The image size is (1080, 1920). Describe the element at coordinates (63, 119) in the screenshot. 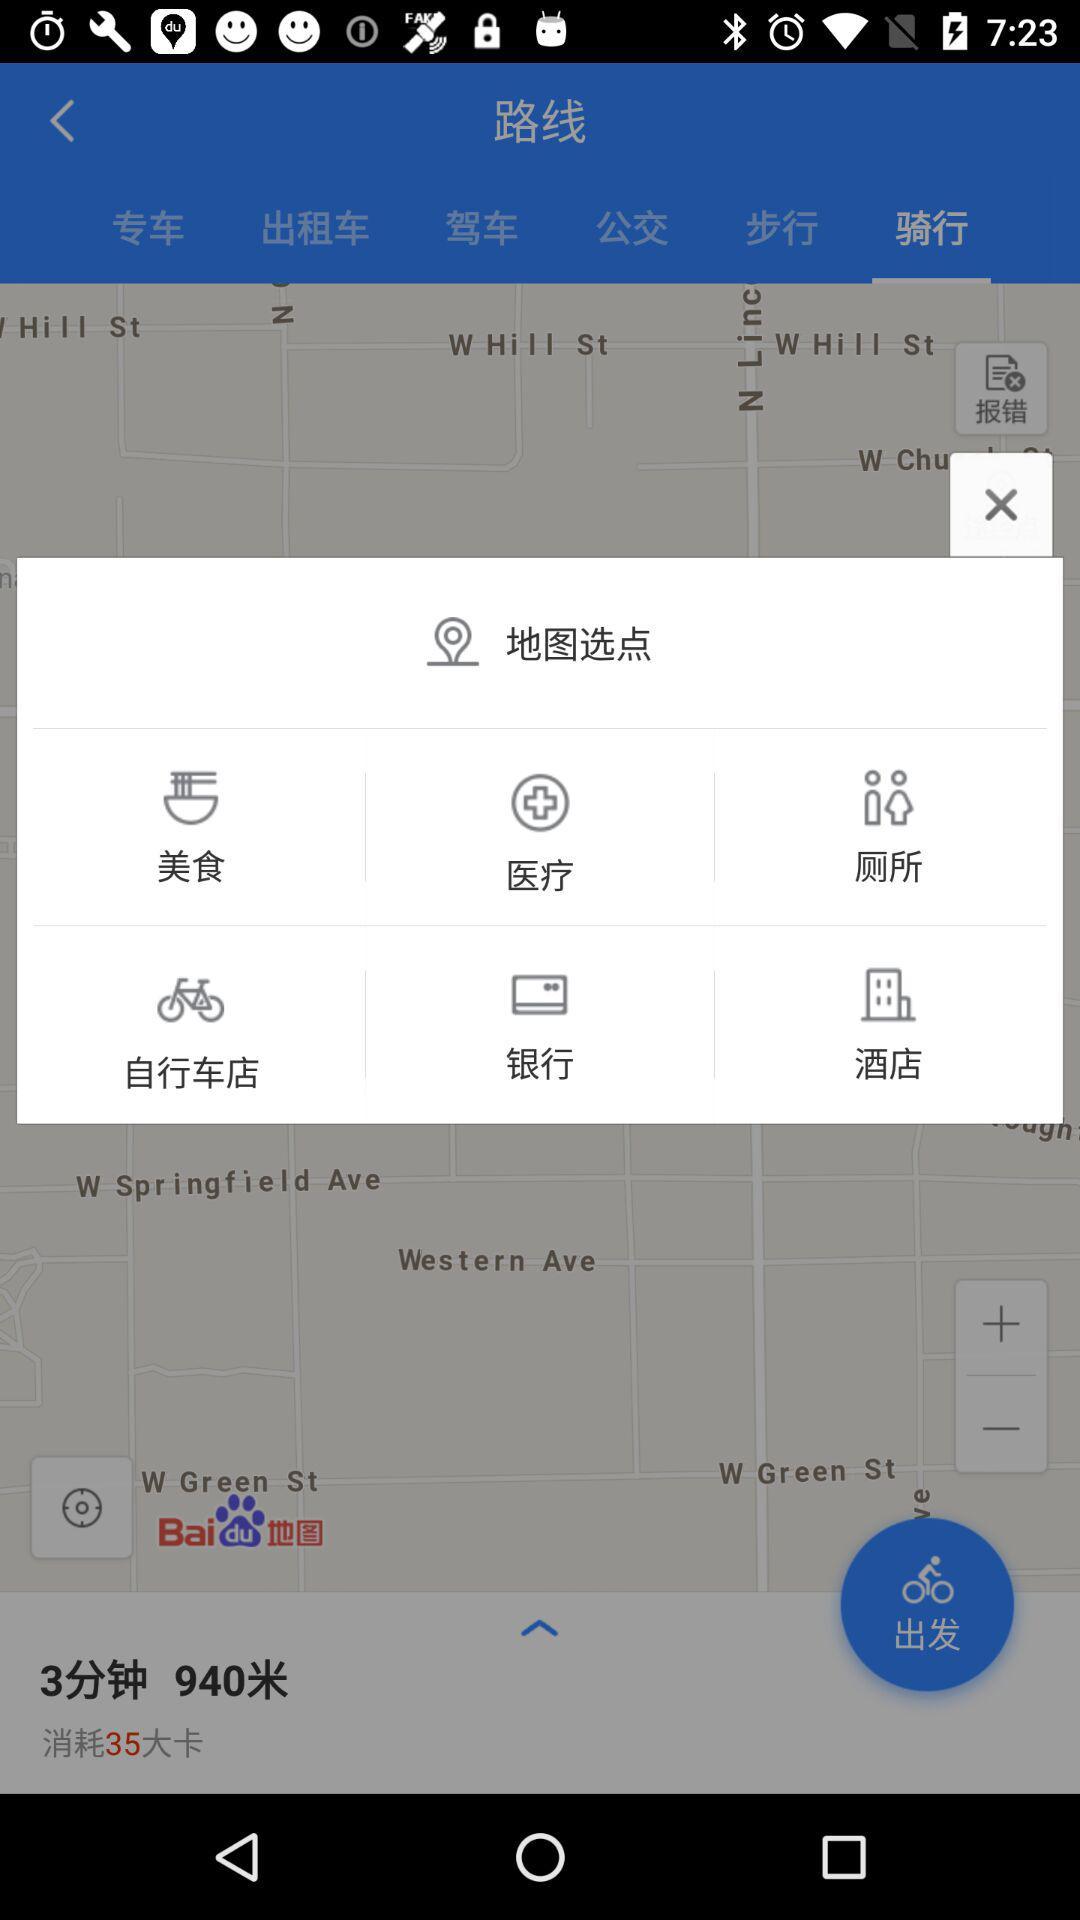

I see `the arrow_backward icon` at that location.